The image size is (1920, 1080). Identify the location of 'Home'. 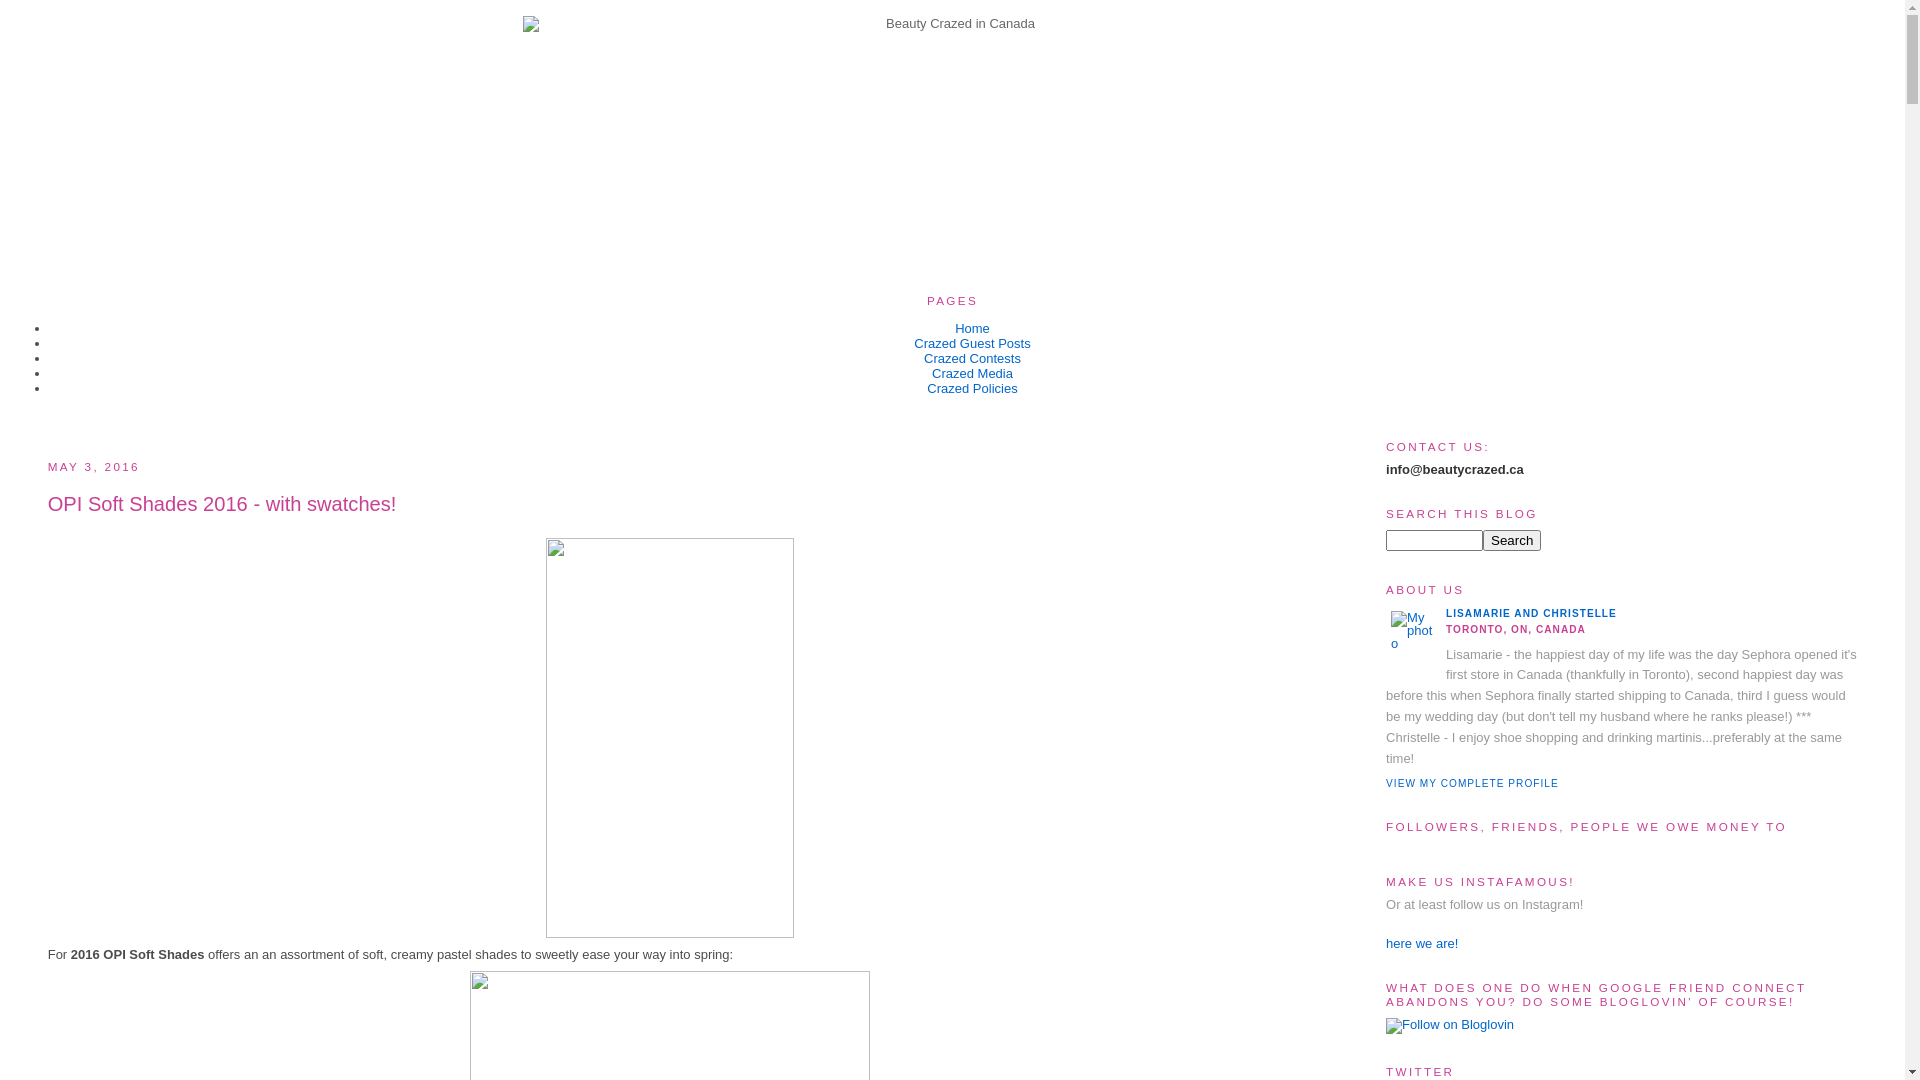
(954, 327).